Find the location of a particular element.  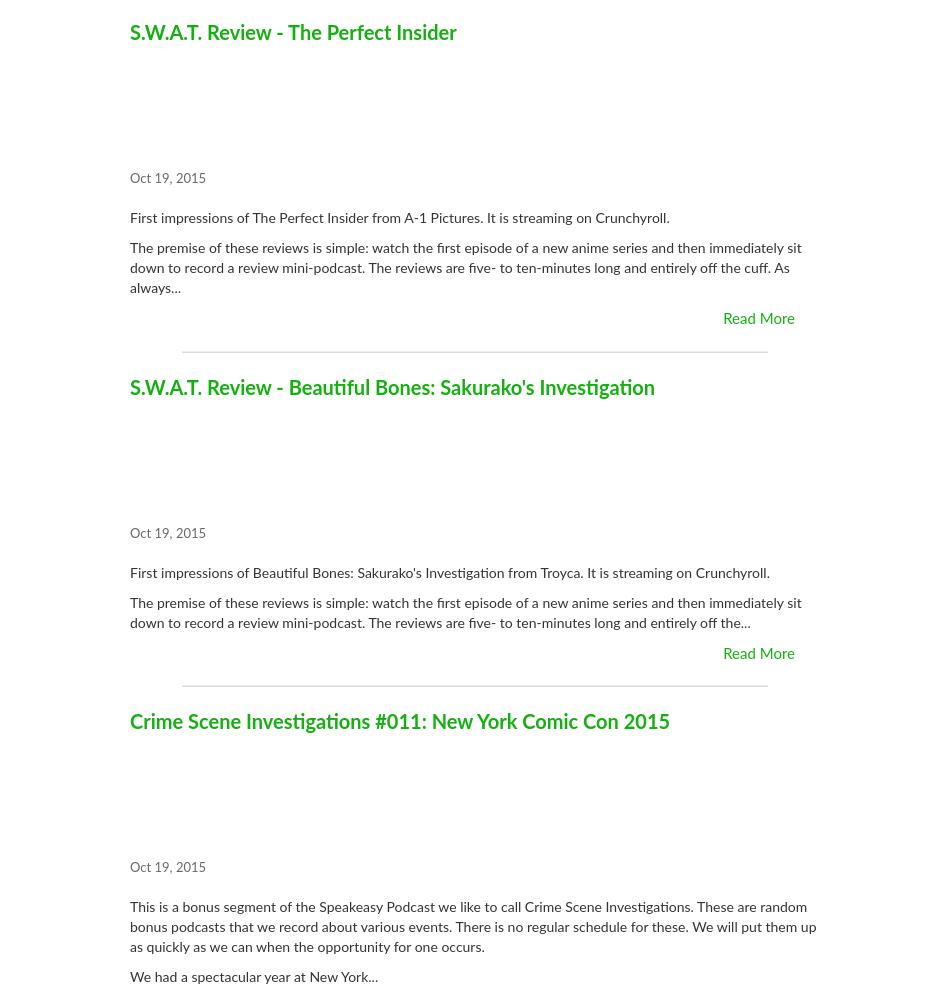

'We had a spectacular year at New York...' is located at coordinates (129, 978).